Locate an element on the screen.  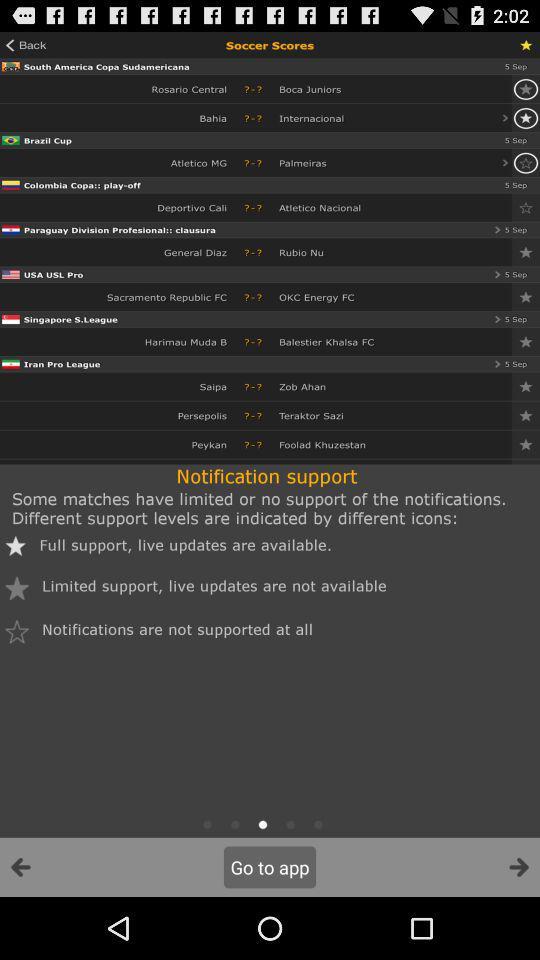
the arrow_backward icon is located at coordinates (20, 928).